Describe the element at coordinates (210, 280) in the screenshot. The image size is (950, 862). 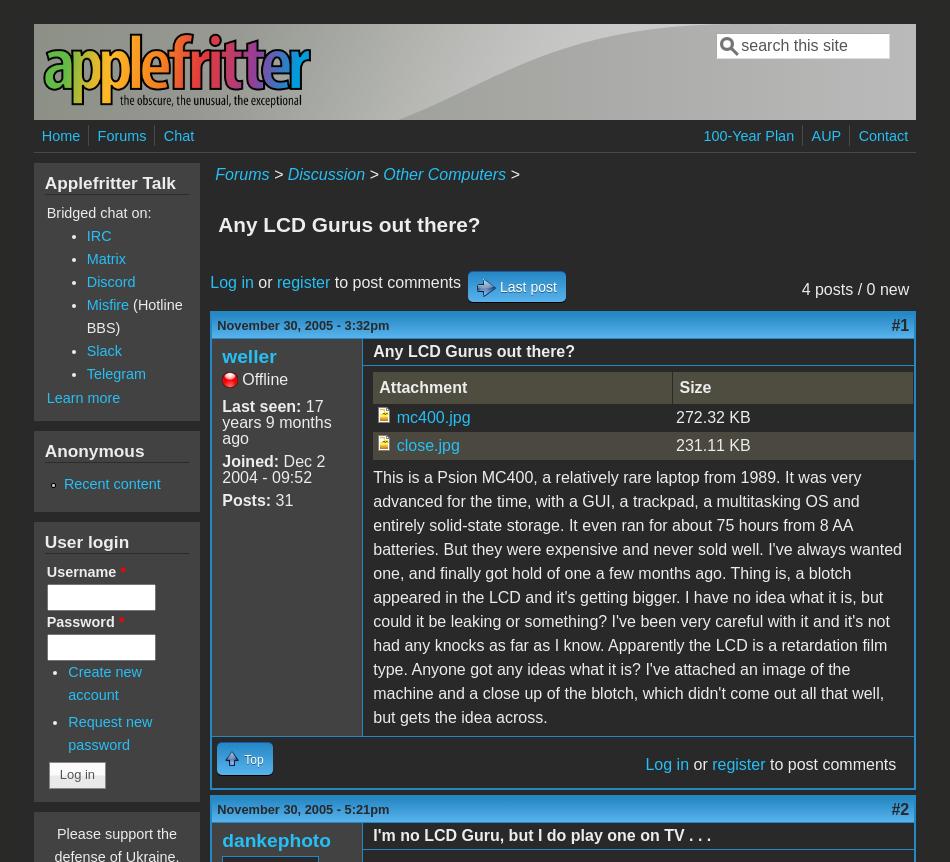
I see `'Log in'` at that location.